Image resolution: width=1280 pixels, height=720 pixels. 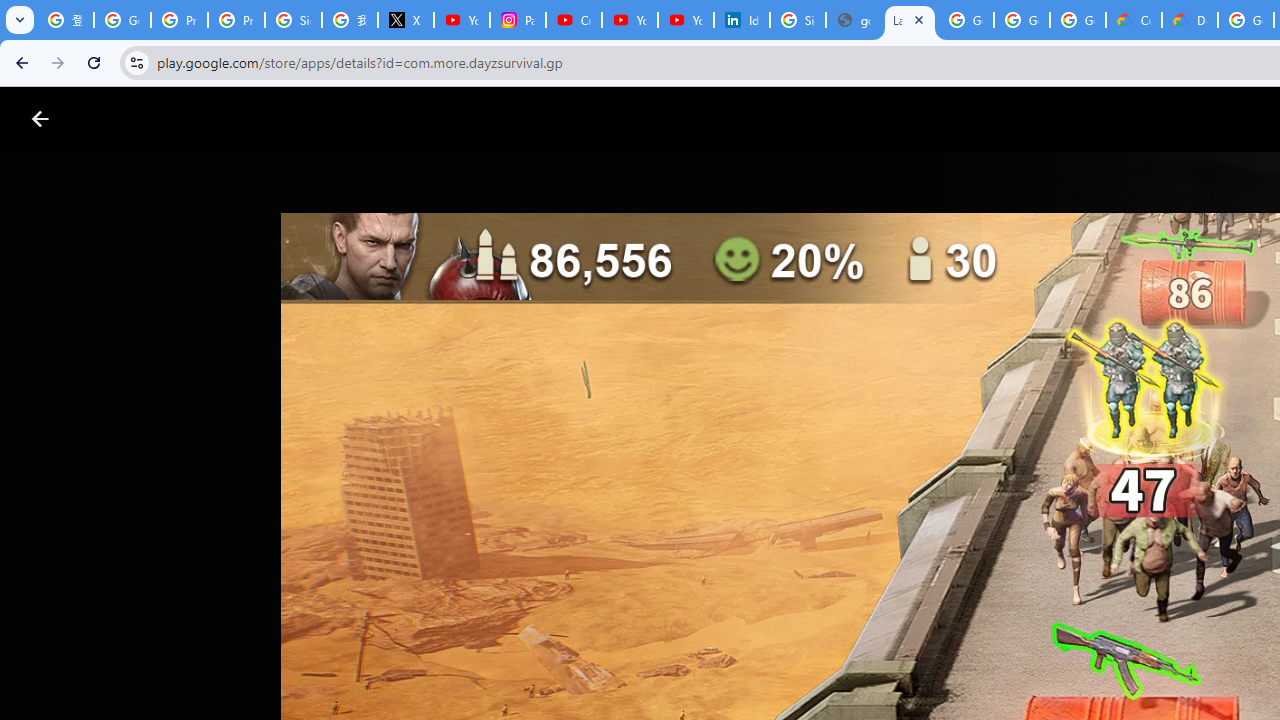 I want to click on 'Privacy Help Center - Policies Help', so click(x=179, y=20).